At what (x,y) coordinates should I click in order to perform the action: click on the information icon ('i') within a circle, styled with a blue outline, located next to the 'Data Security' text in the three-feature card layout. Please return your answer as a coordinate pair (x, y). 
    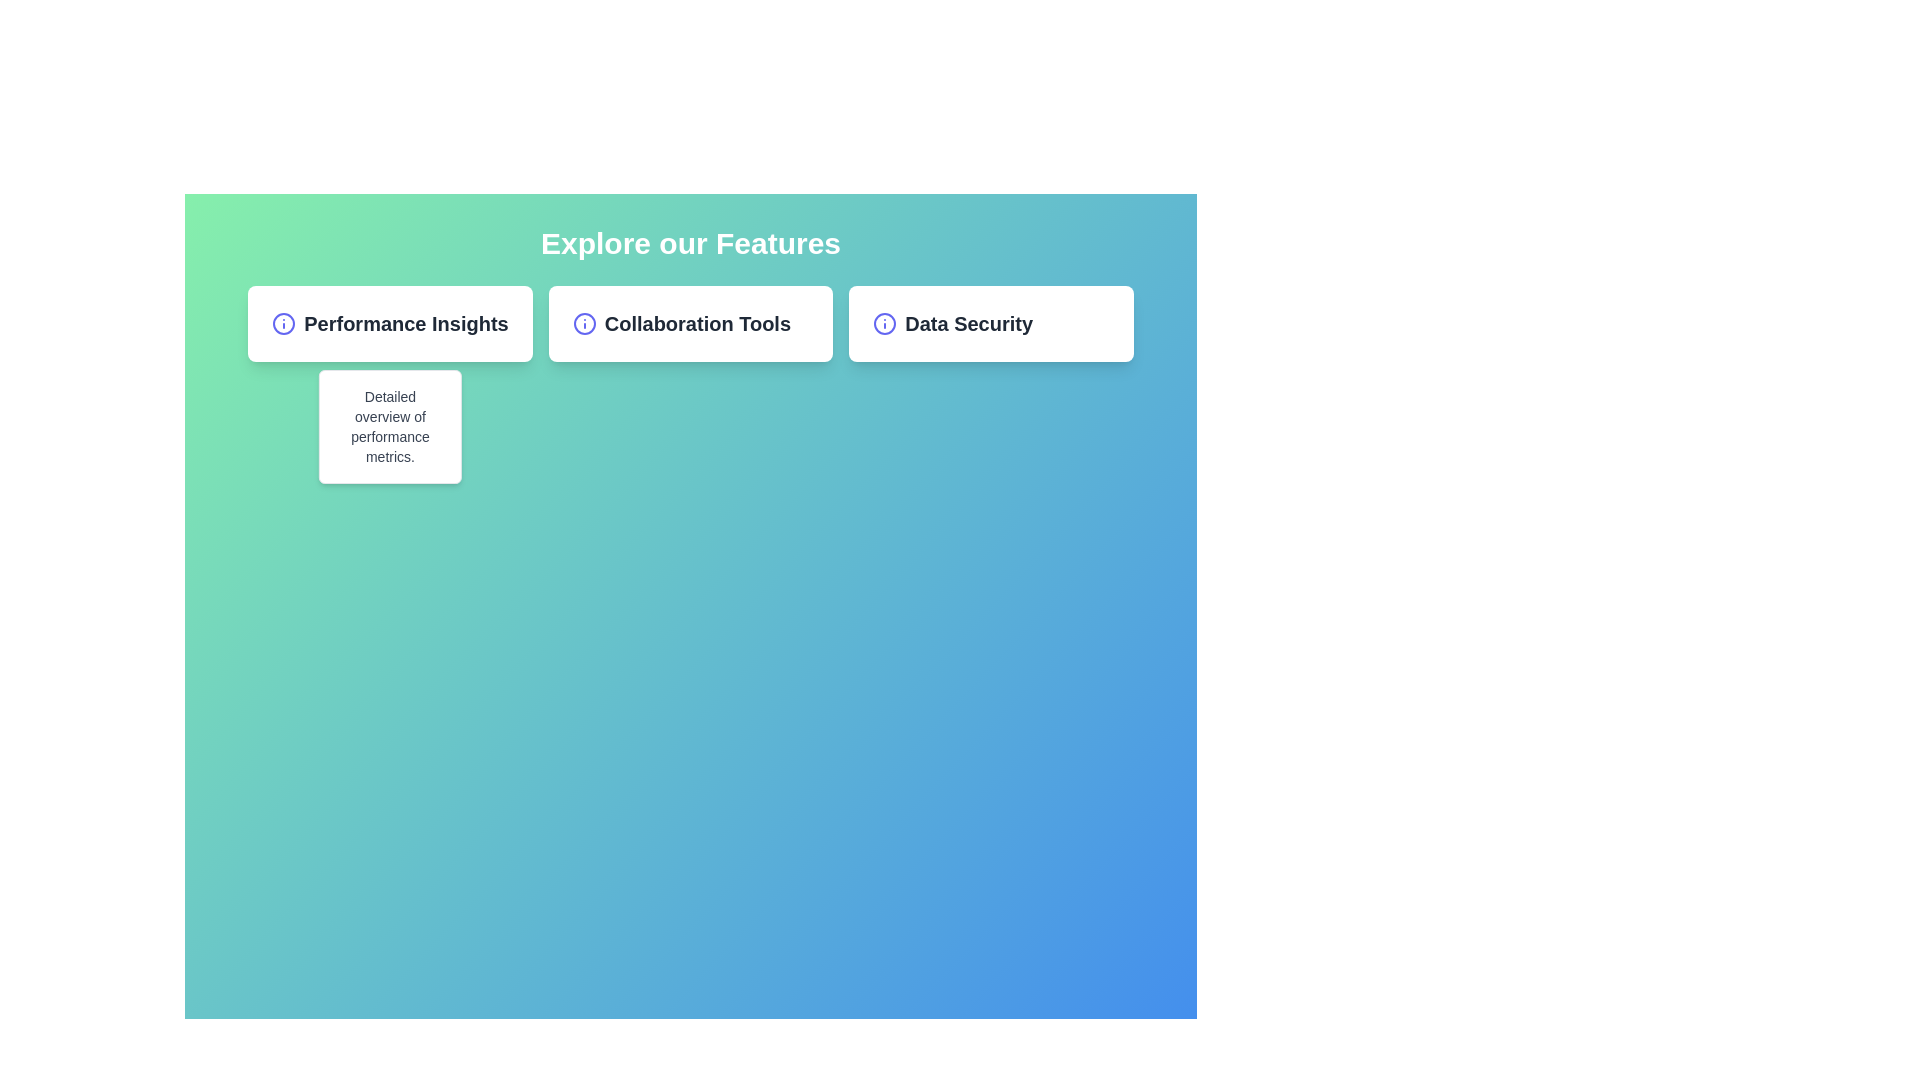
    Looking at the image, I should click on (884, 323).